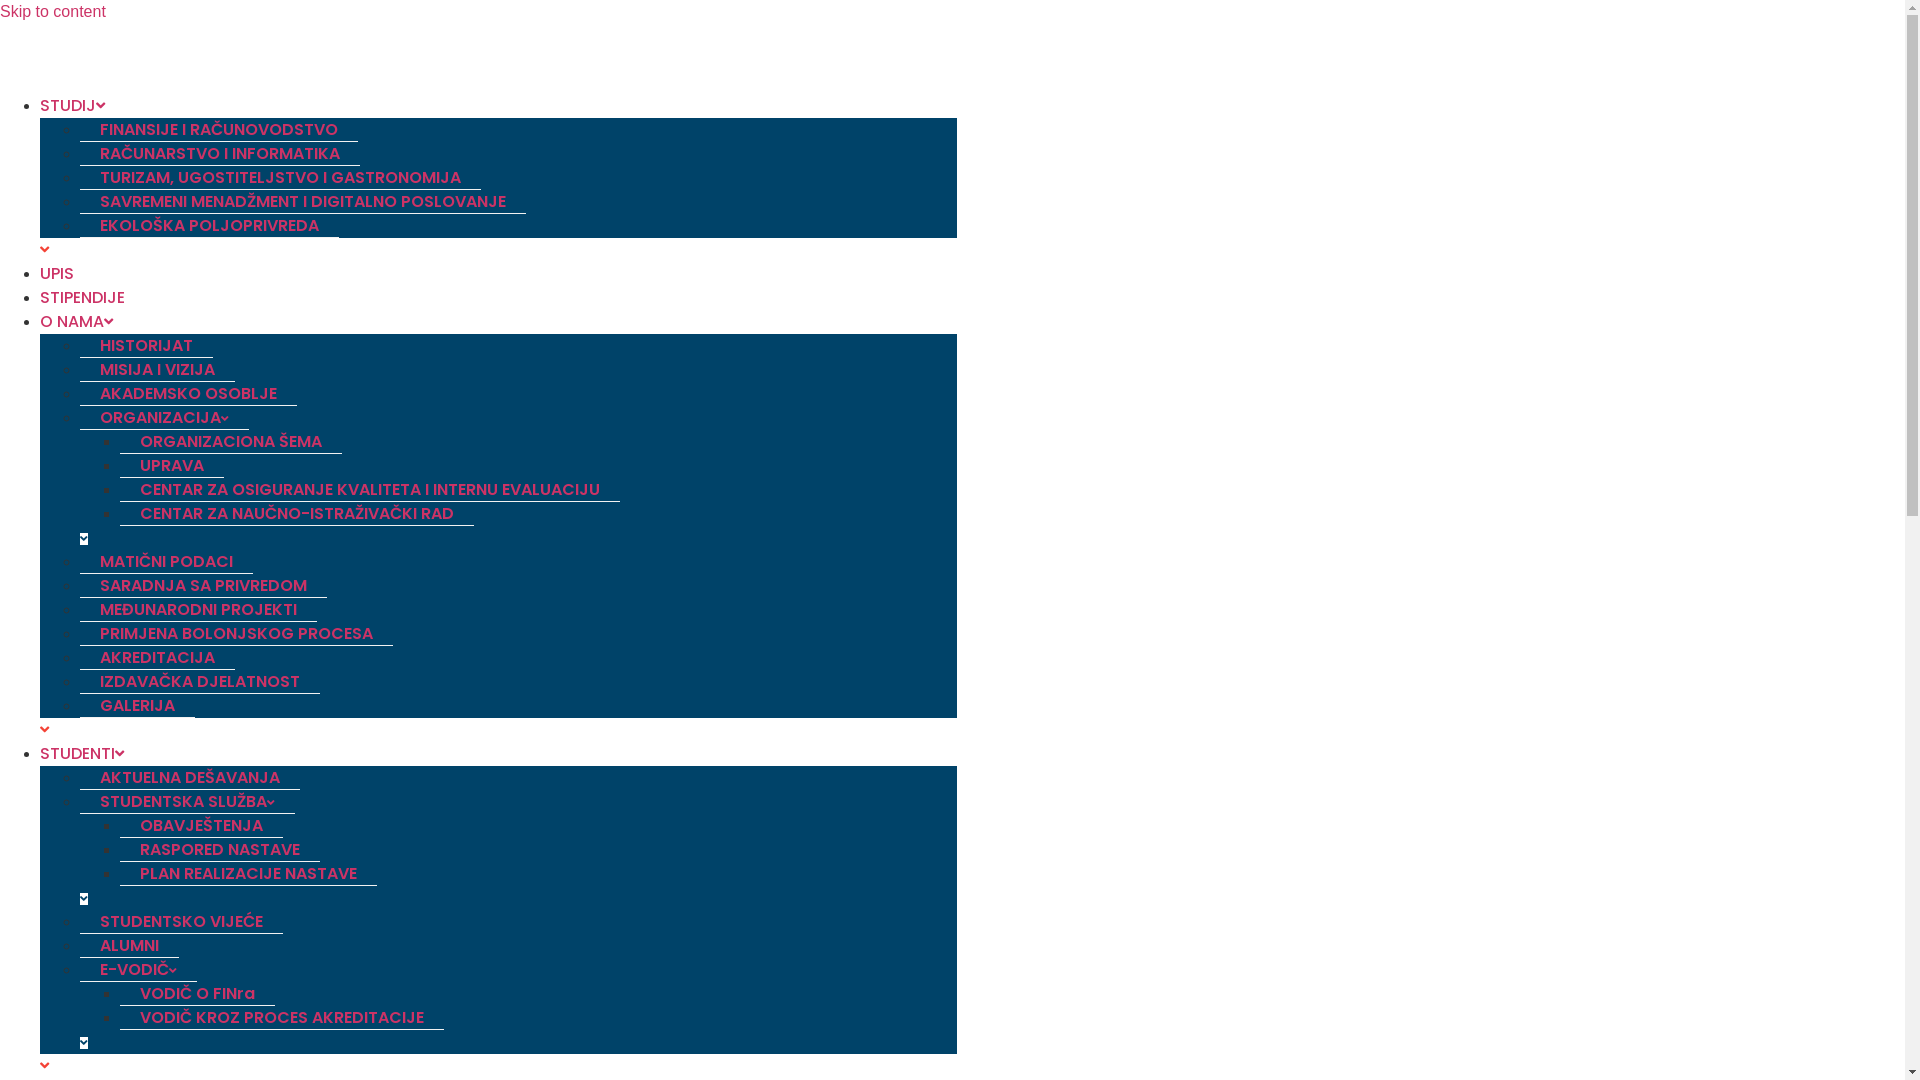 The image size is (1920, 1080). What do you see at coordinates (369, 489) in the screenshot?
I see `'CENTAR ZA OSIGURANJE KVALITETA I INTERNU EVALUACIJU'` at bounding box center [369, 489].